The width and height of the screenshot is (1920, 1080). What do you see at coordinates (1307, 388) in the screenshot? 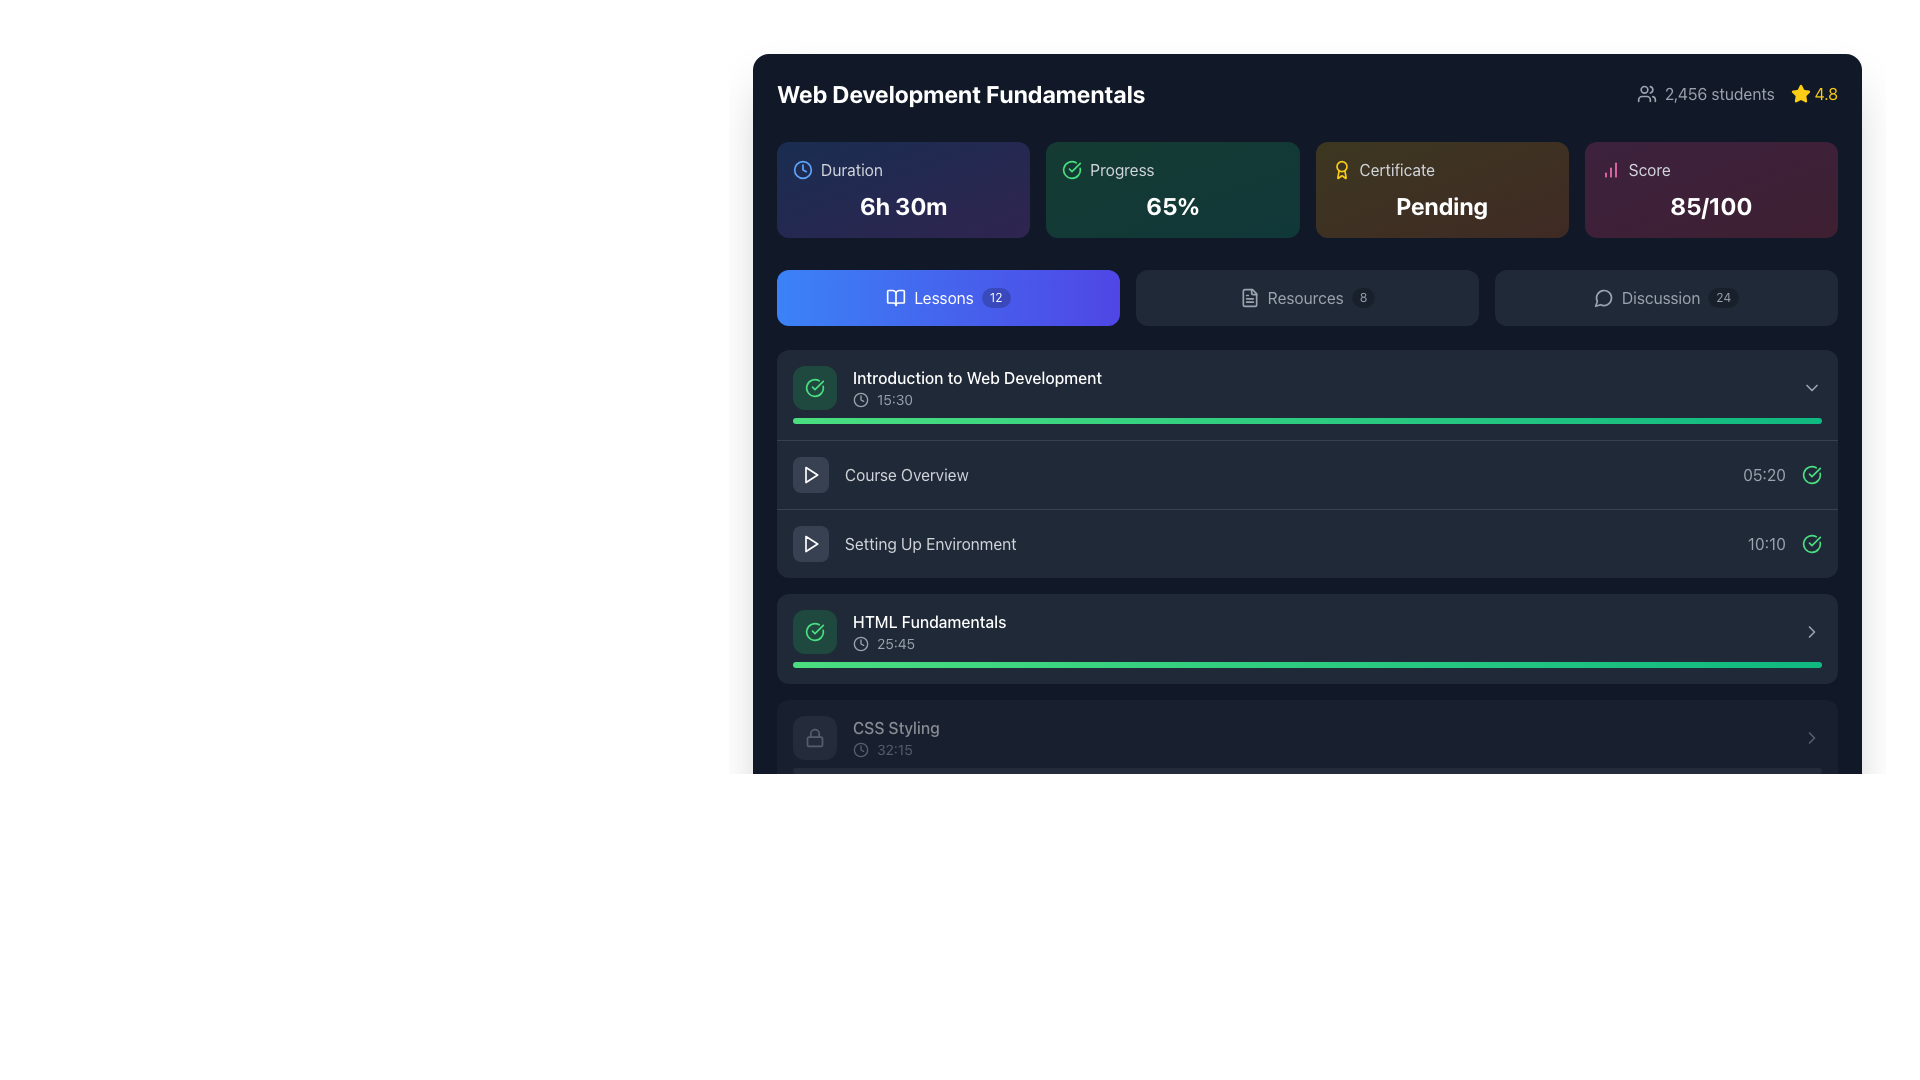
I see `the first lesson item in the list view under the 'Lessons' tab` at bounding box center [1307, 388].